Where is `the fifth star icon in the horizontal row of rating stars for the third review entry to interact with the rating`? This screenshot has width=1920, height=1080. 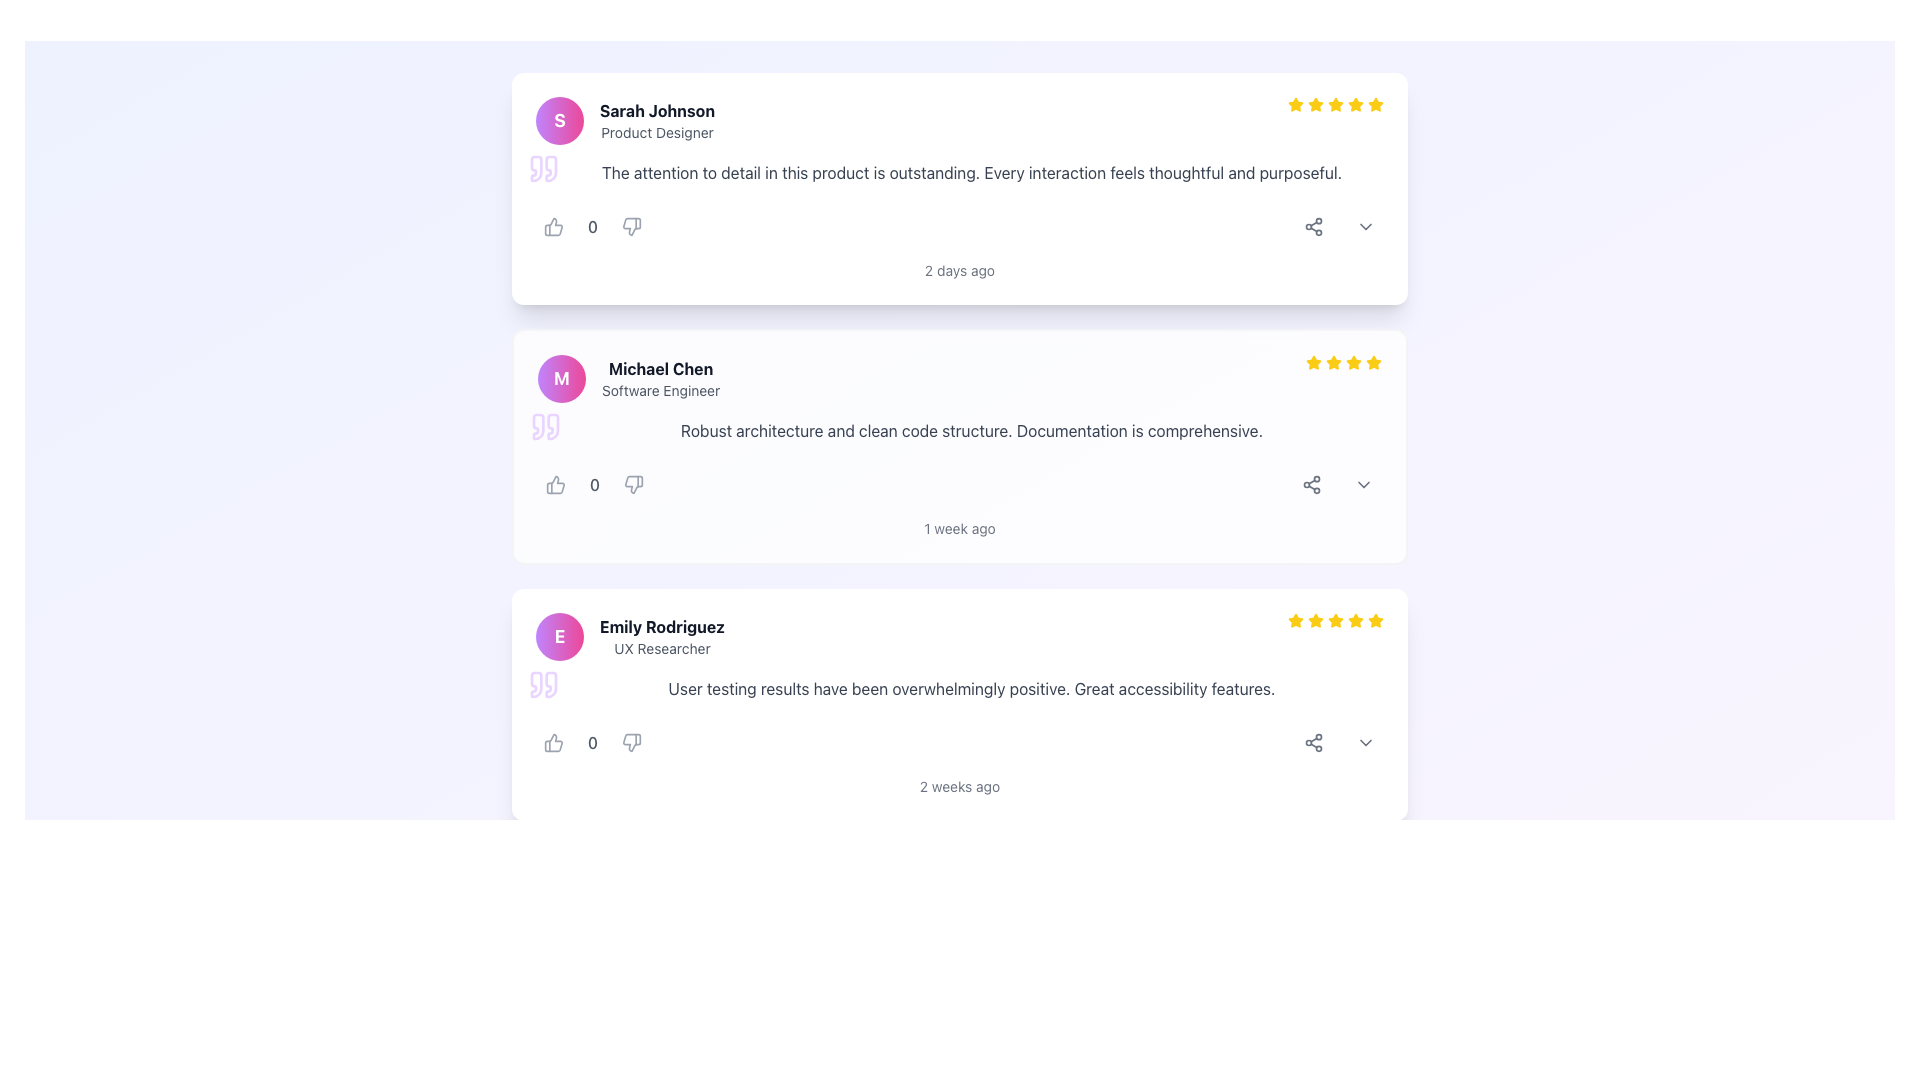
the fifth star icon in the horizontal row of rating stars for the third review entry to interact with the rating is located at coordinates (1335, 620).